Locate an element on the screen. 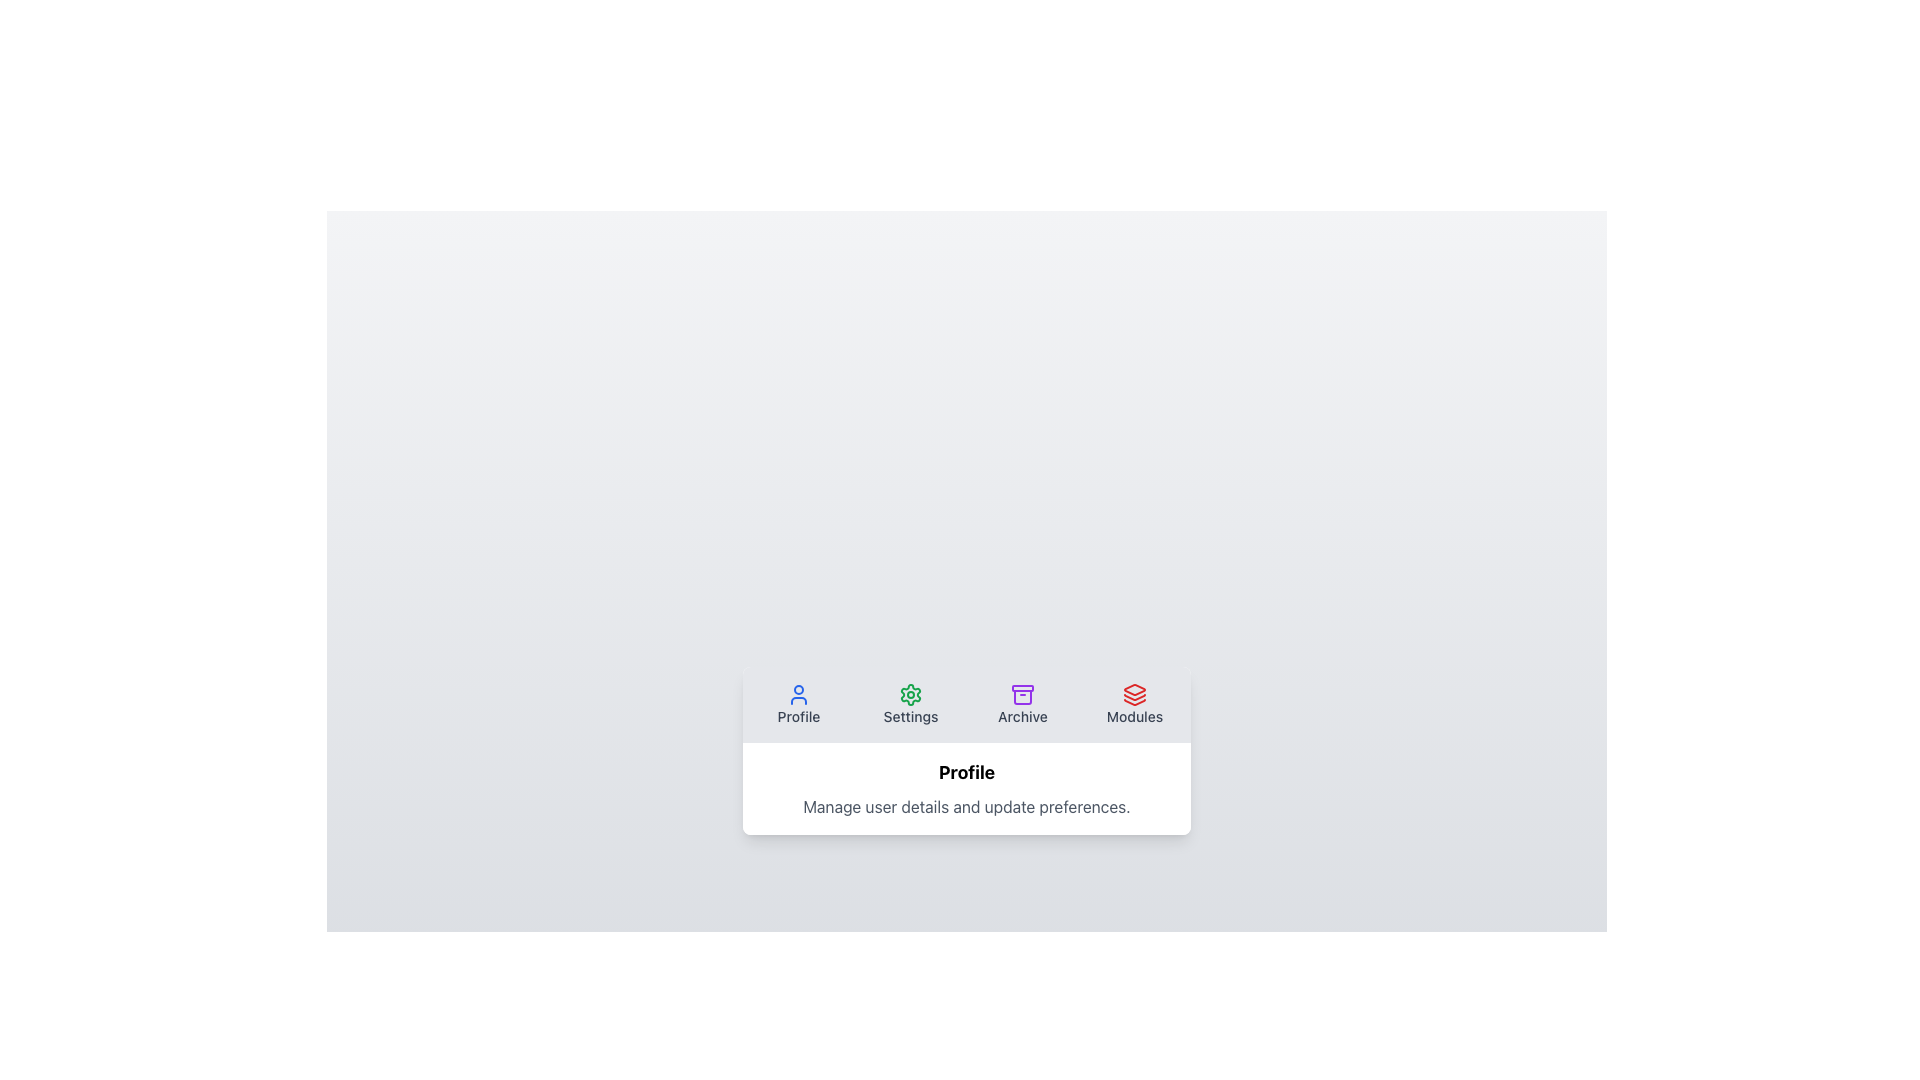 This screenshot has height=1080, width=1920. the 'Archive' tab button, which features a purple archive box icon and is the third tab in a horizontal layout of four tabs is located at coordinates (1022, 704).